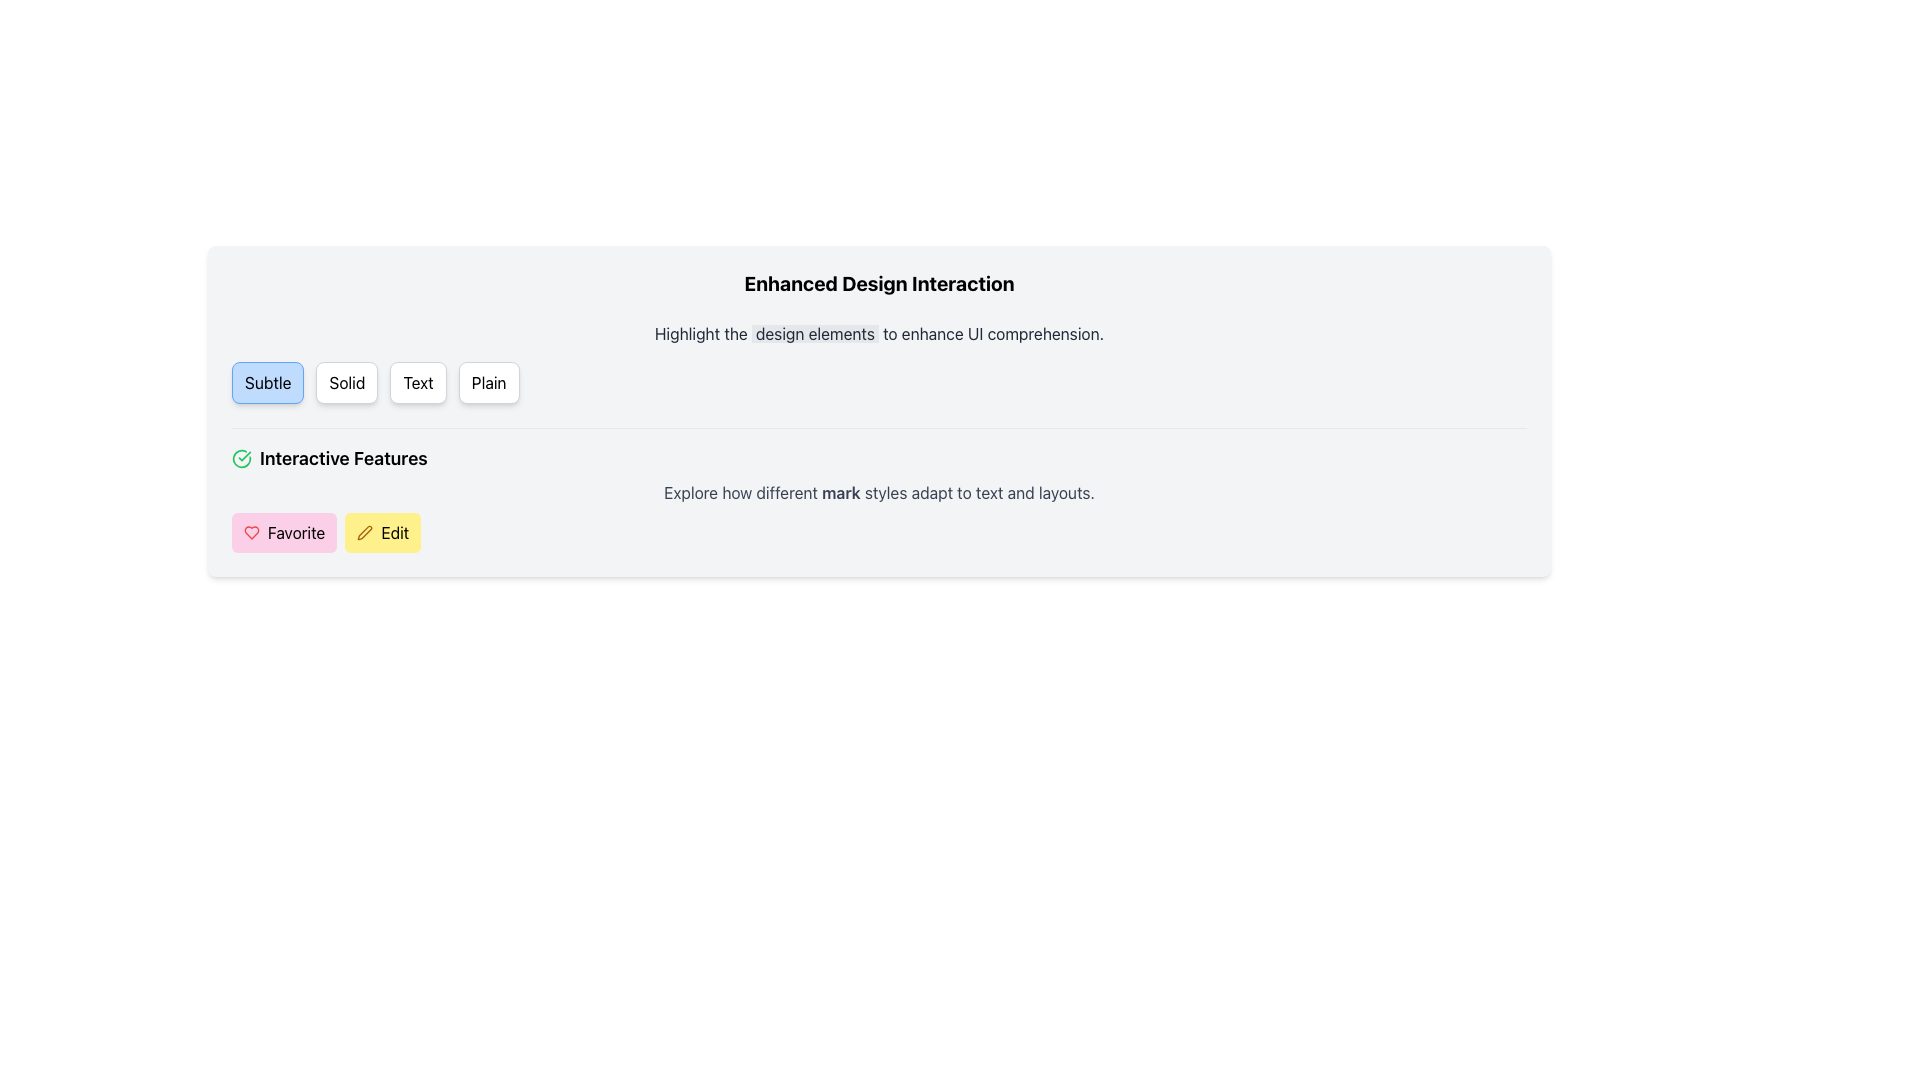  Describe the element at coordinates (879, 493) in the screenshot. I see `text label that describes how different mark styles adapt to text and layouts, which is styled in gray font and located beneath the title 'Interactive Features'` at that location.